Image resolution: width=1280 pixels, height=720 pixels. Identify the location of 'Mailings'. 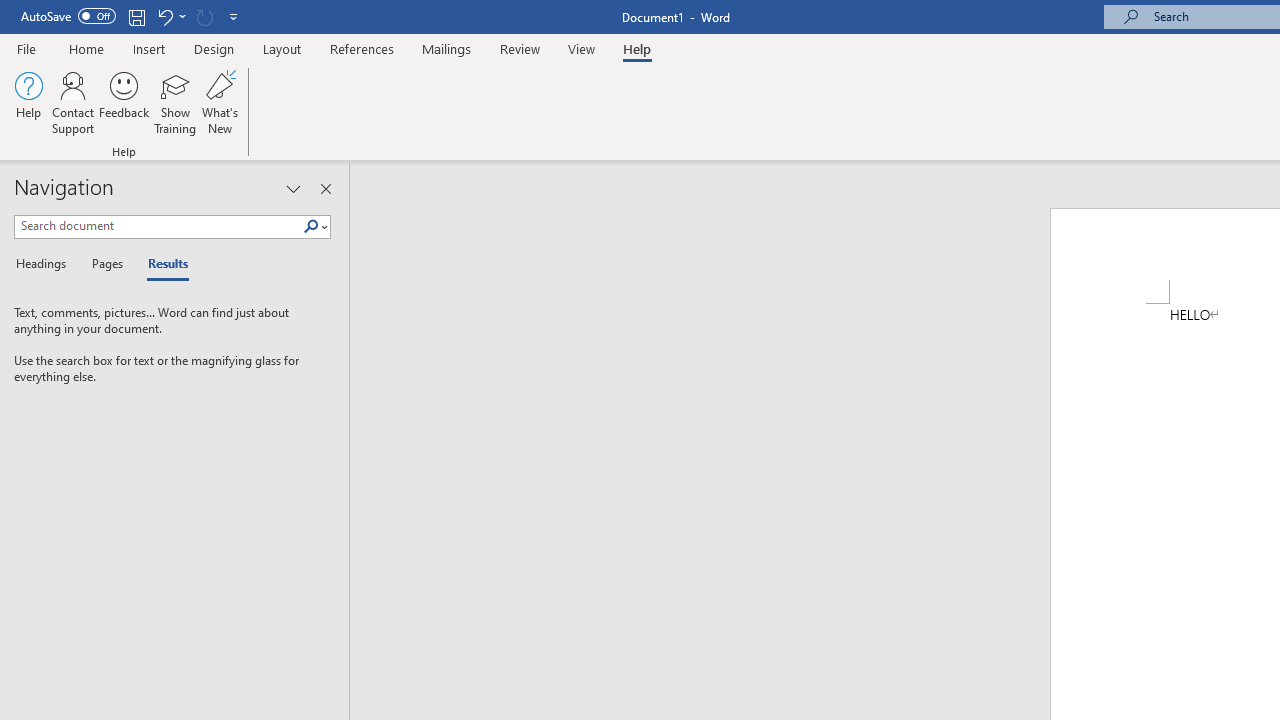
(446, 48).